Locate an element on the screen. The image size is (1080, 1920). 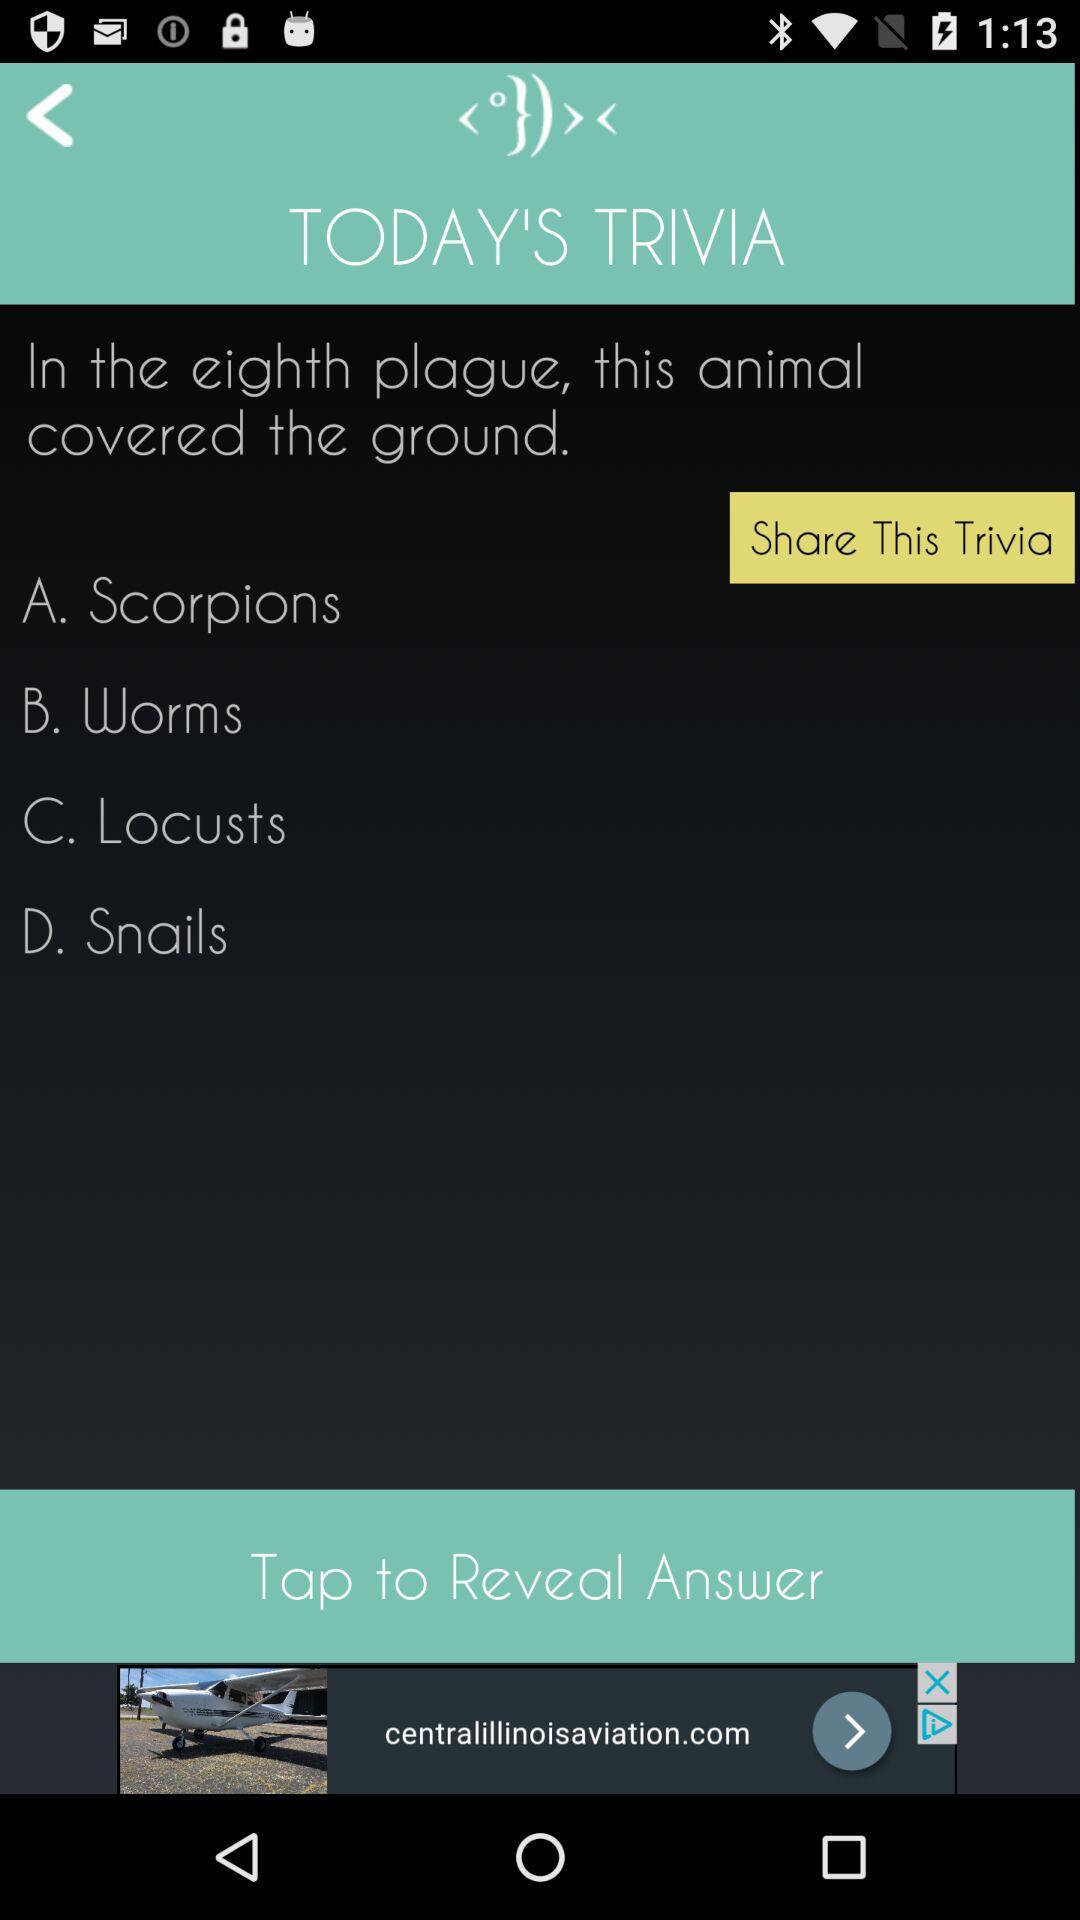
open an advertisements is located at coordinates (535, 1727).